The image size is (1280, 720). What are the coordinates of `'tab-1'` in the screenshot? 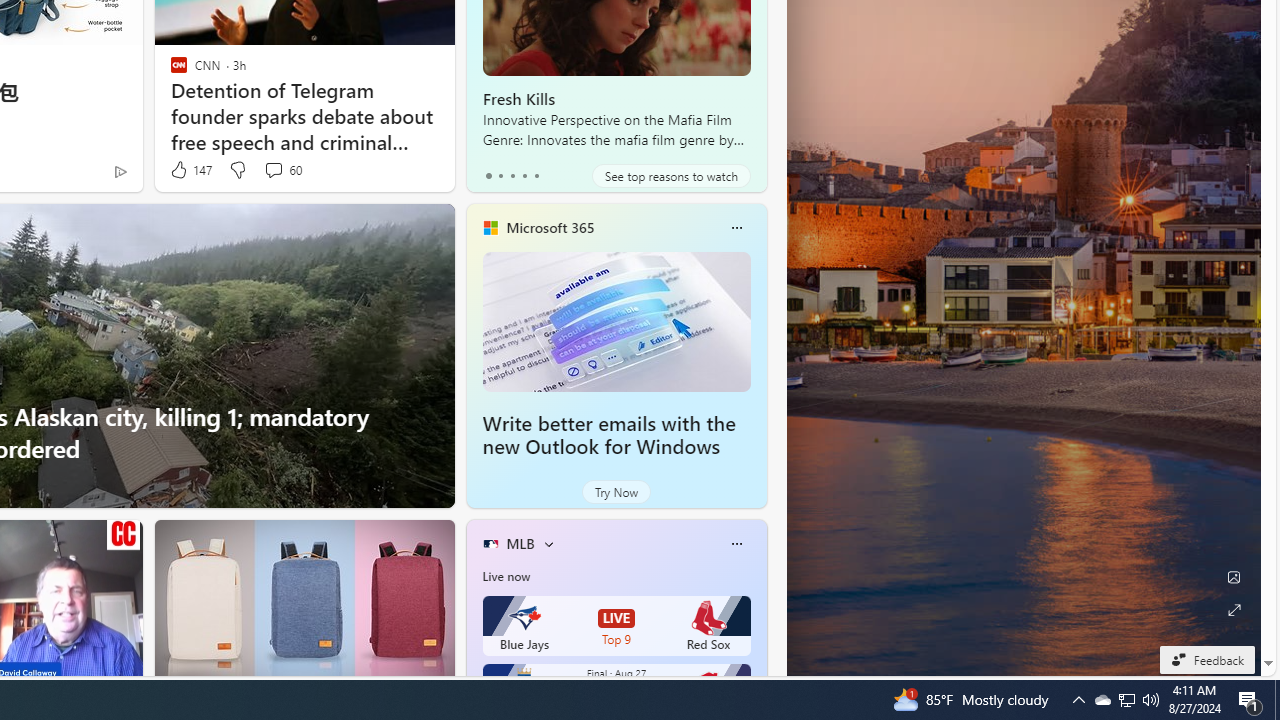 It's located at (500, 175).